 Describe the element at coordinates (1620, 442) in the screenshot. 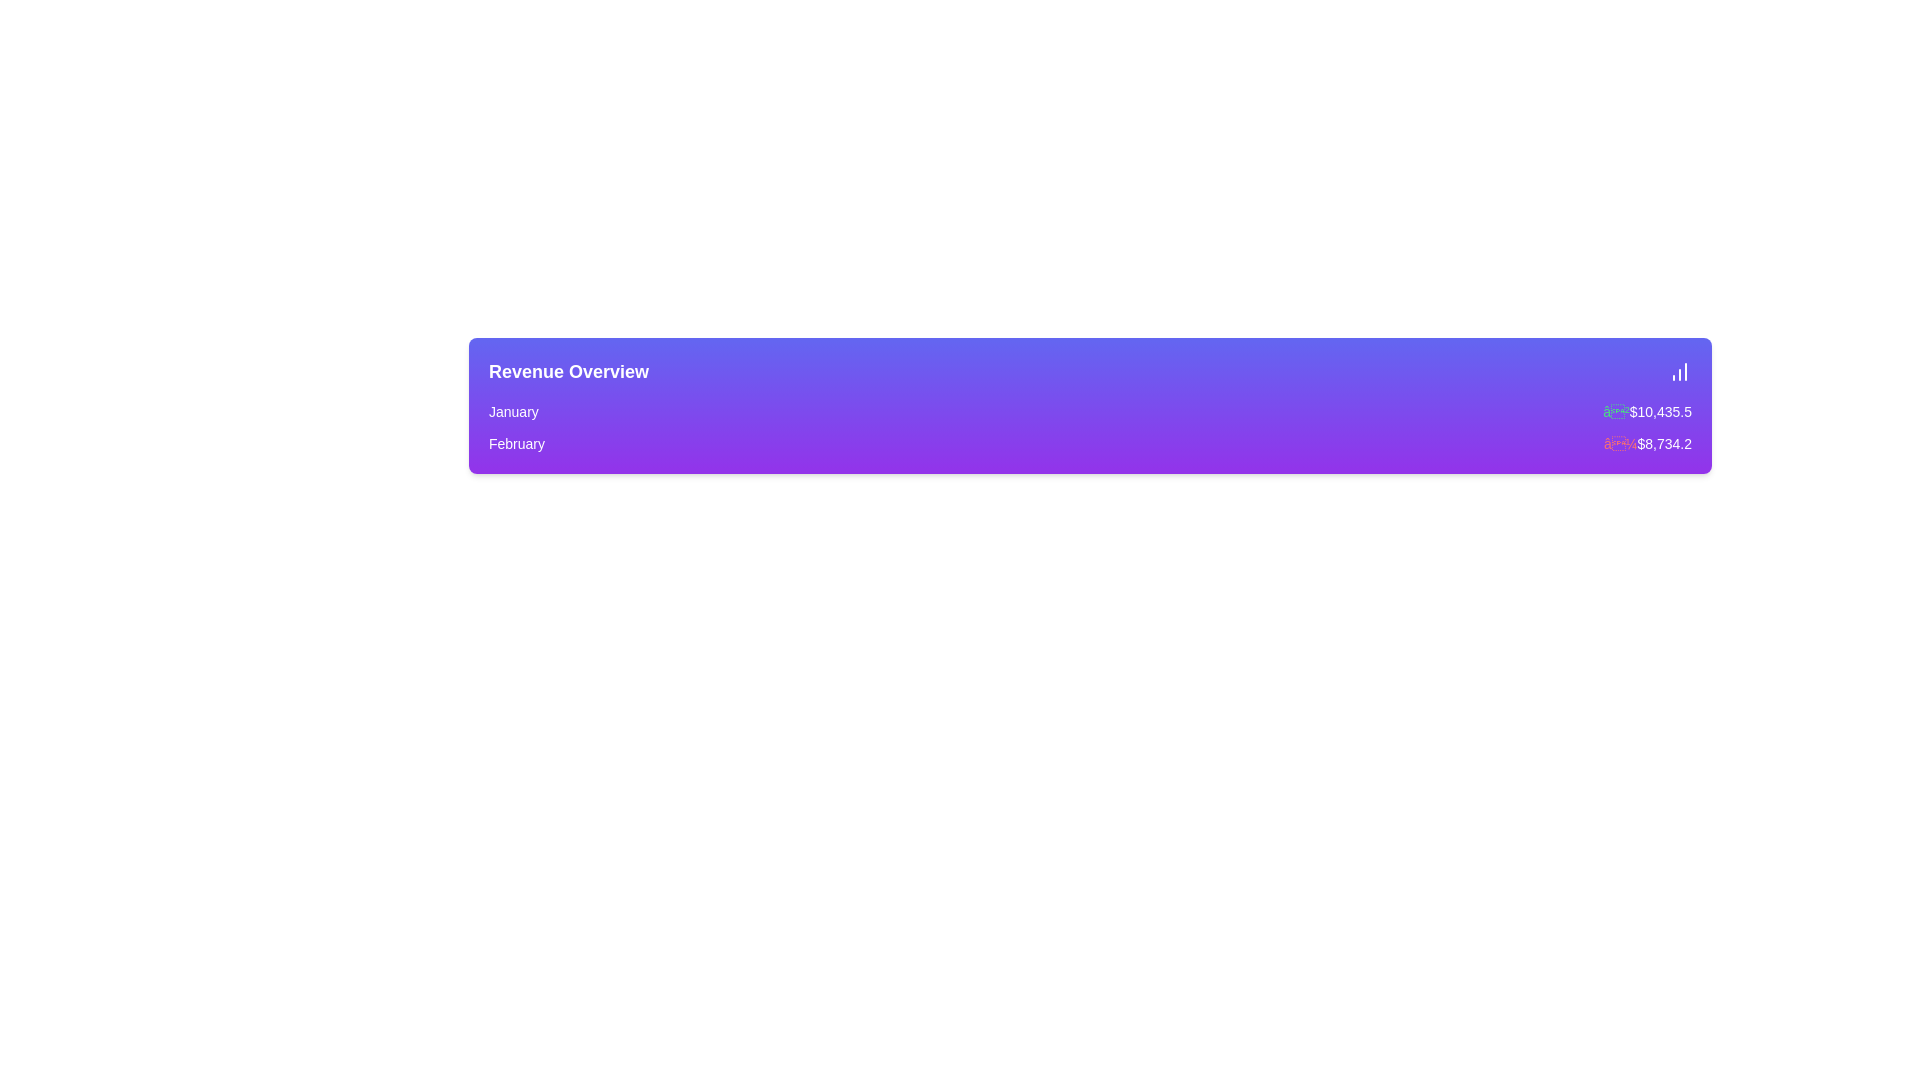

I see `the Text Display element located to the left of the text '$8,734.2' in the bottom right corner of the gradient box` at that location.